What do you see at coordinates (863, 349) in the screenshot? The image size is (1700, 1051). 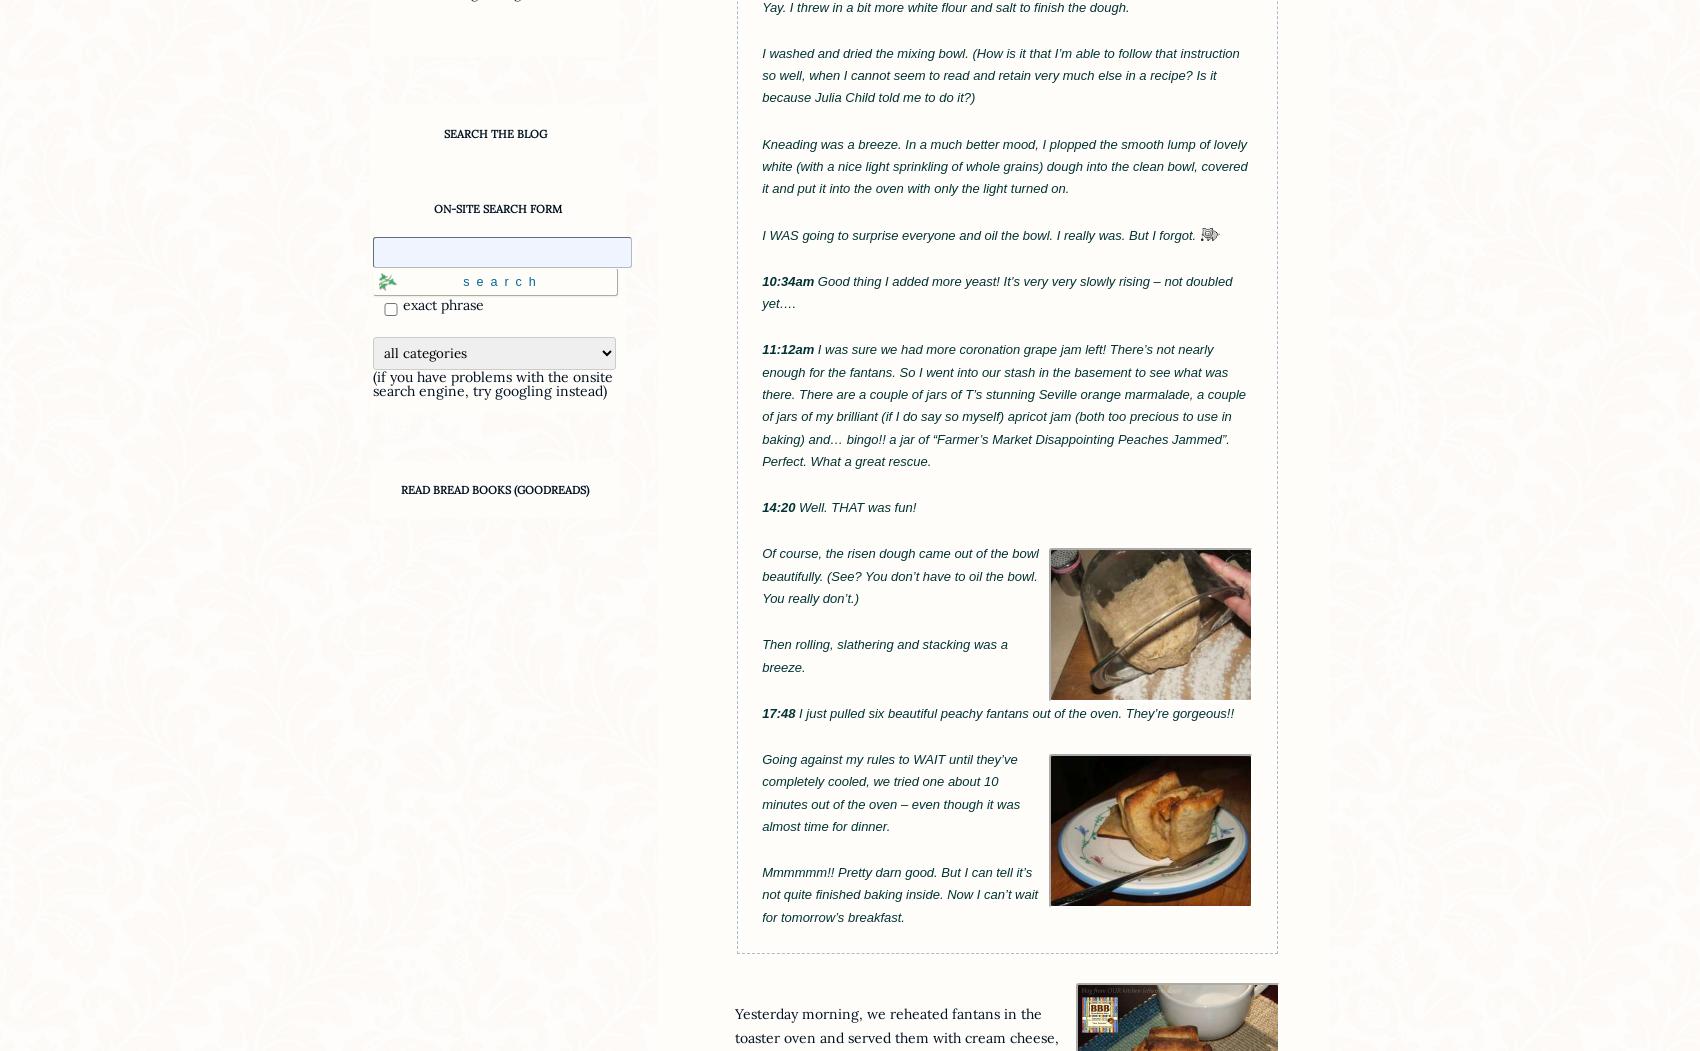 I see `'sure'` at bounding box center [863, 349].